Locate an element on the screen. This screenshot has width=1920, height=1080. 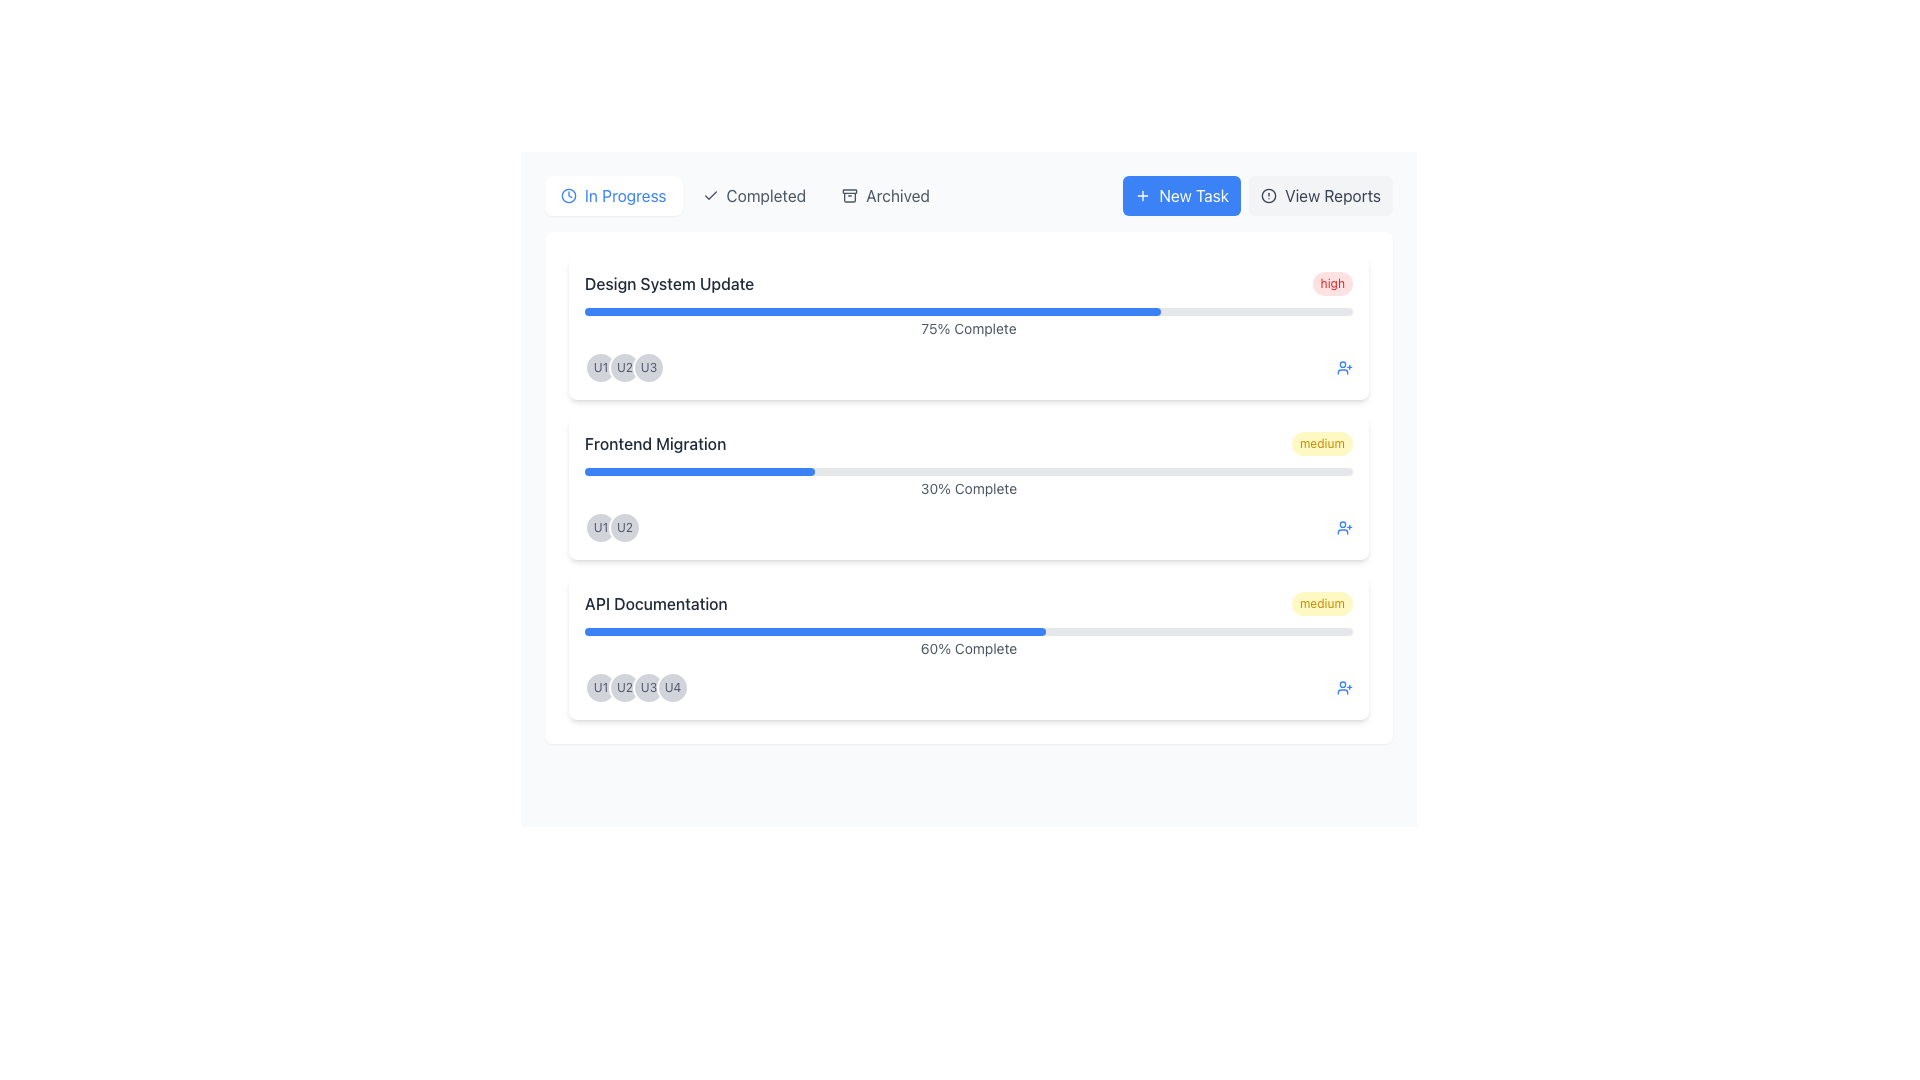
to select the 'In Progress' button, which is a rectangular button with rounded edges, a white background, blue text, and a clock icon on the left side is located at coordinates (612, 196).